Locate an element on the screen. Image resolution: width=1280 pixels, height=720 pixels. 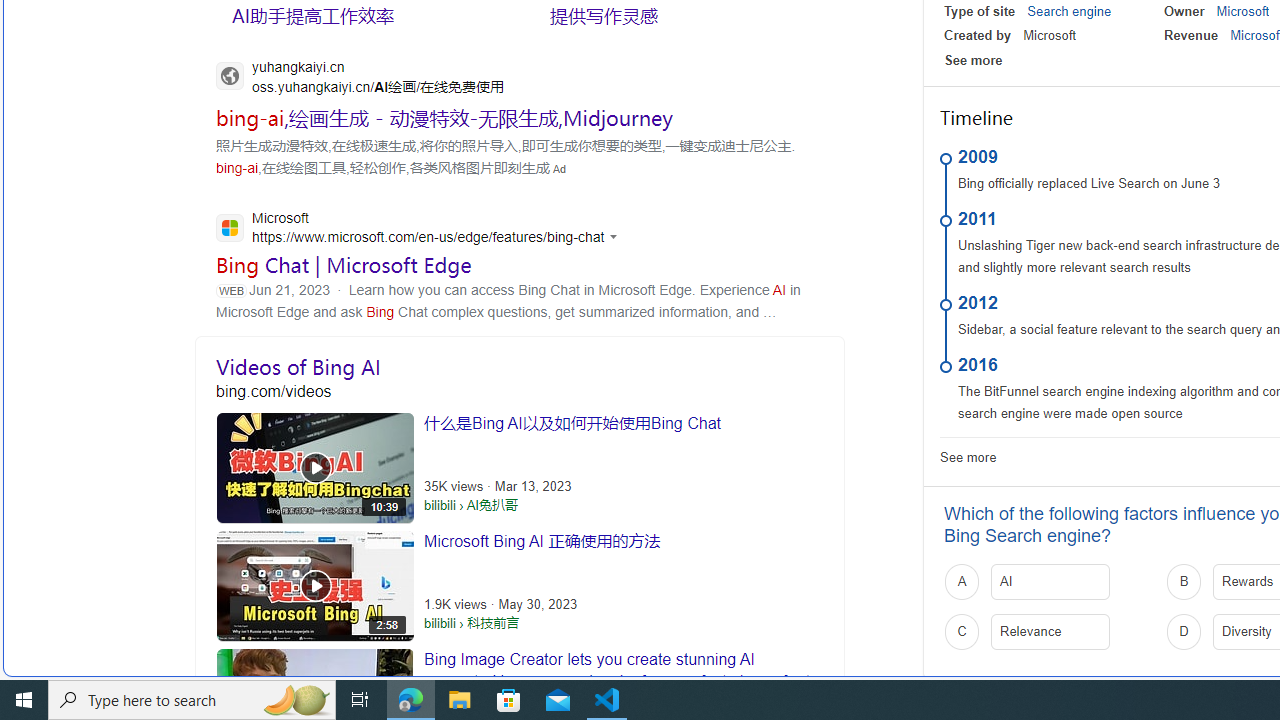
'Bing Chat | Microsoft Edge' is located at coordinates (344, 263).